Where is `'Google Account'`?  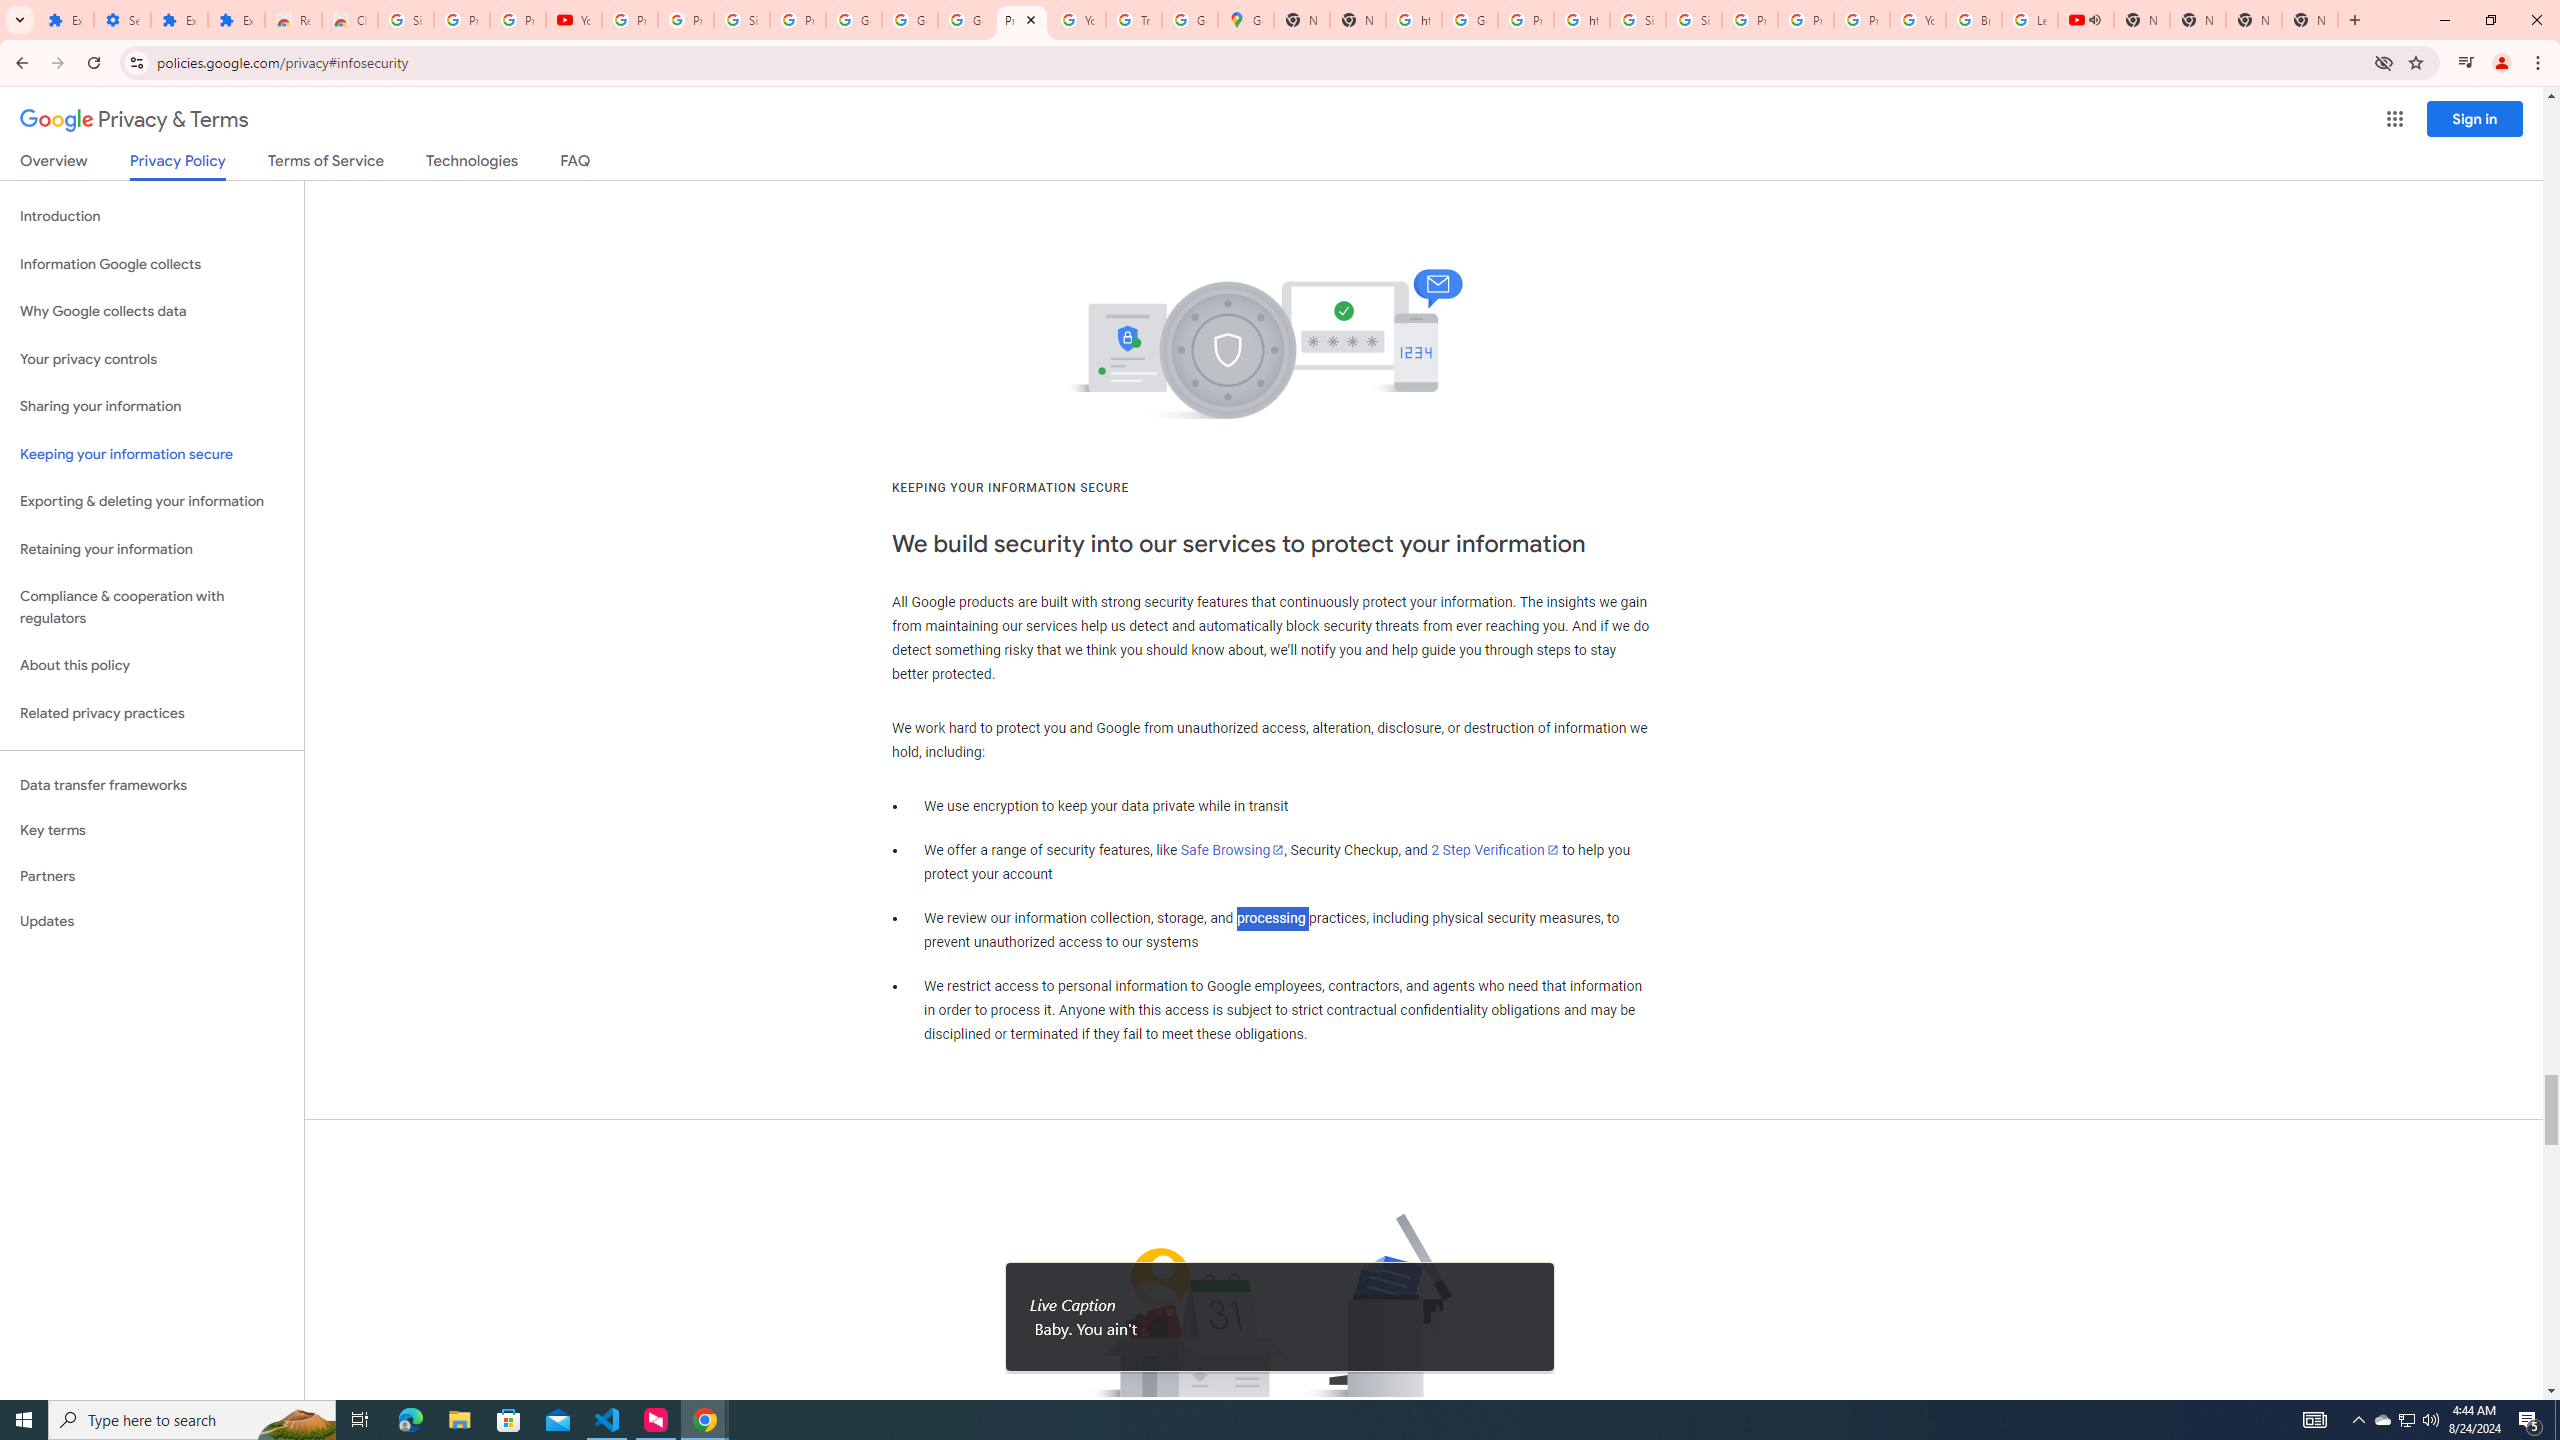 'Google Account' is located at coordinates (909, 19).